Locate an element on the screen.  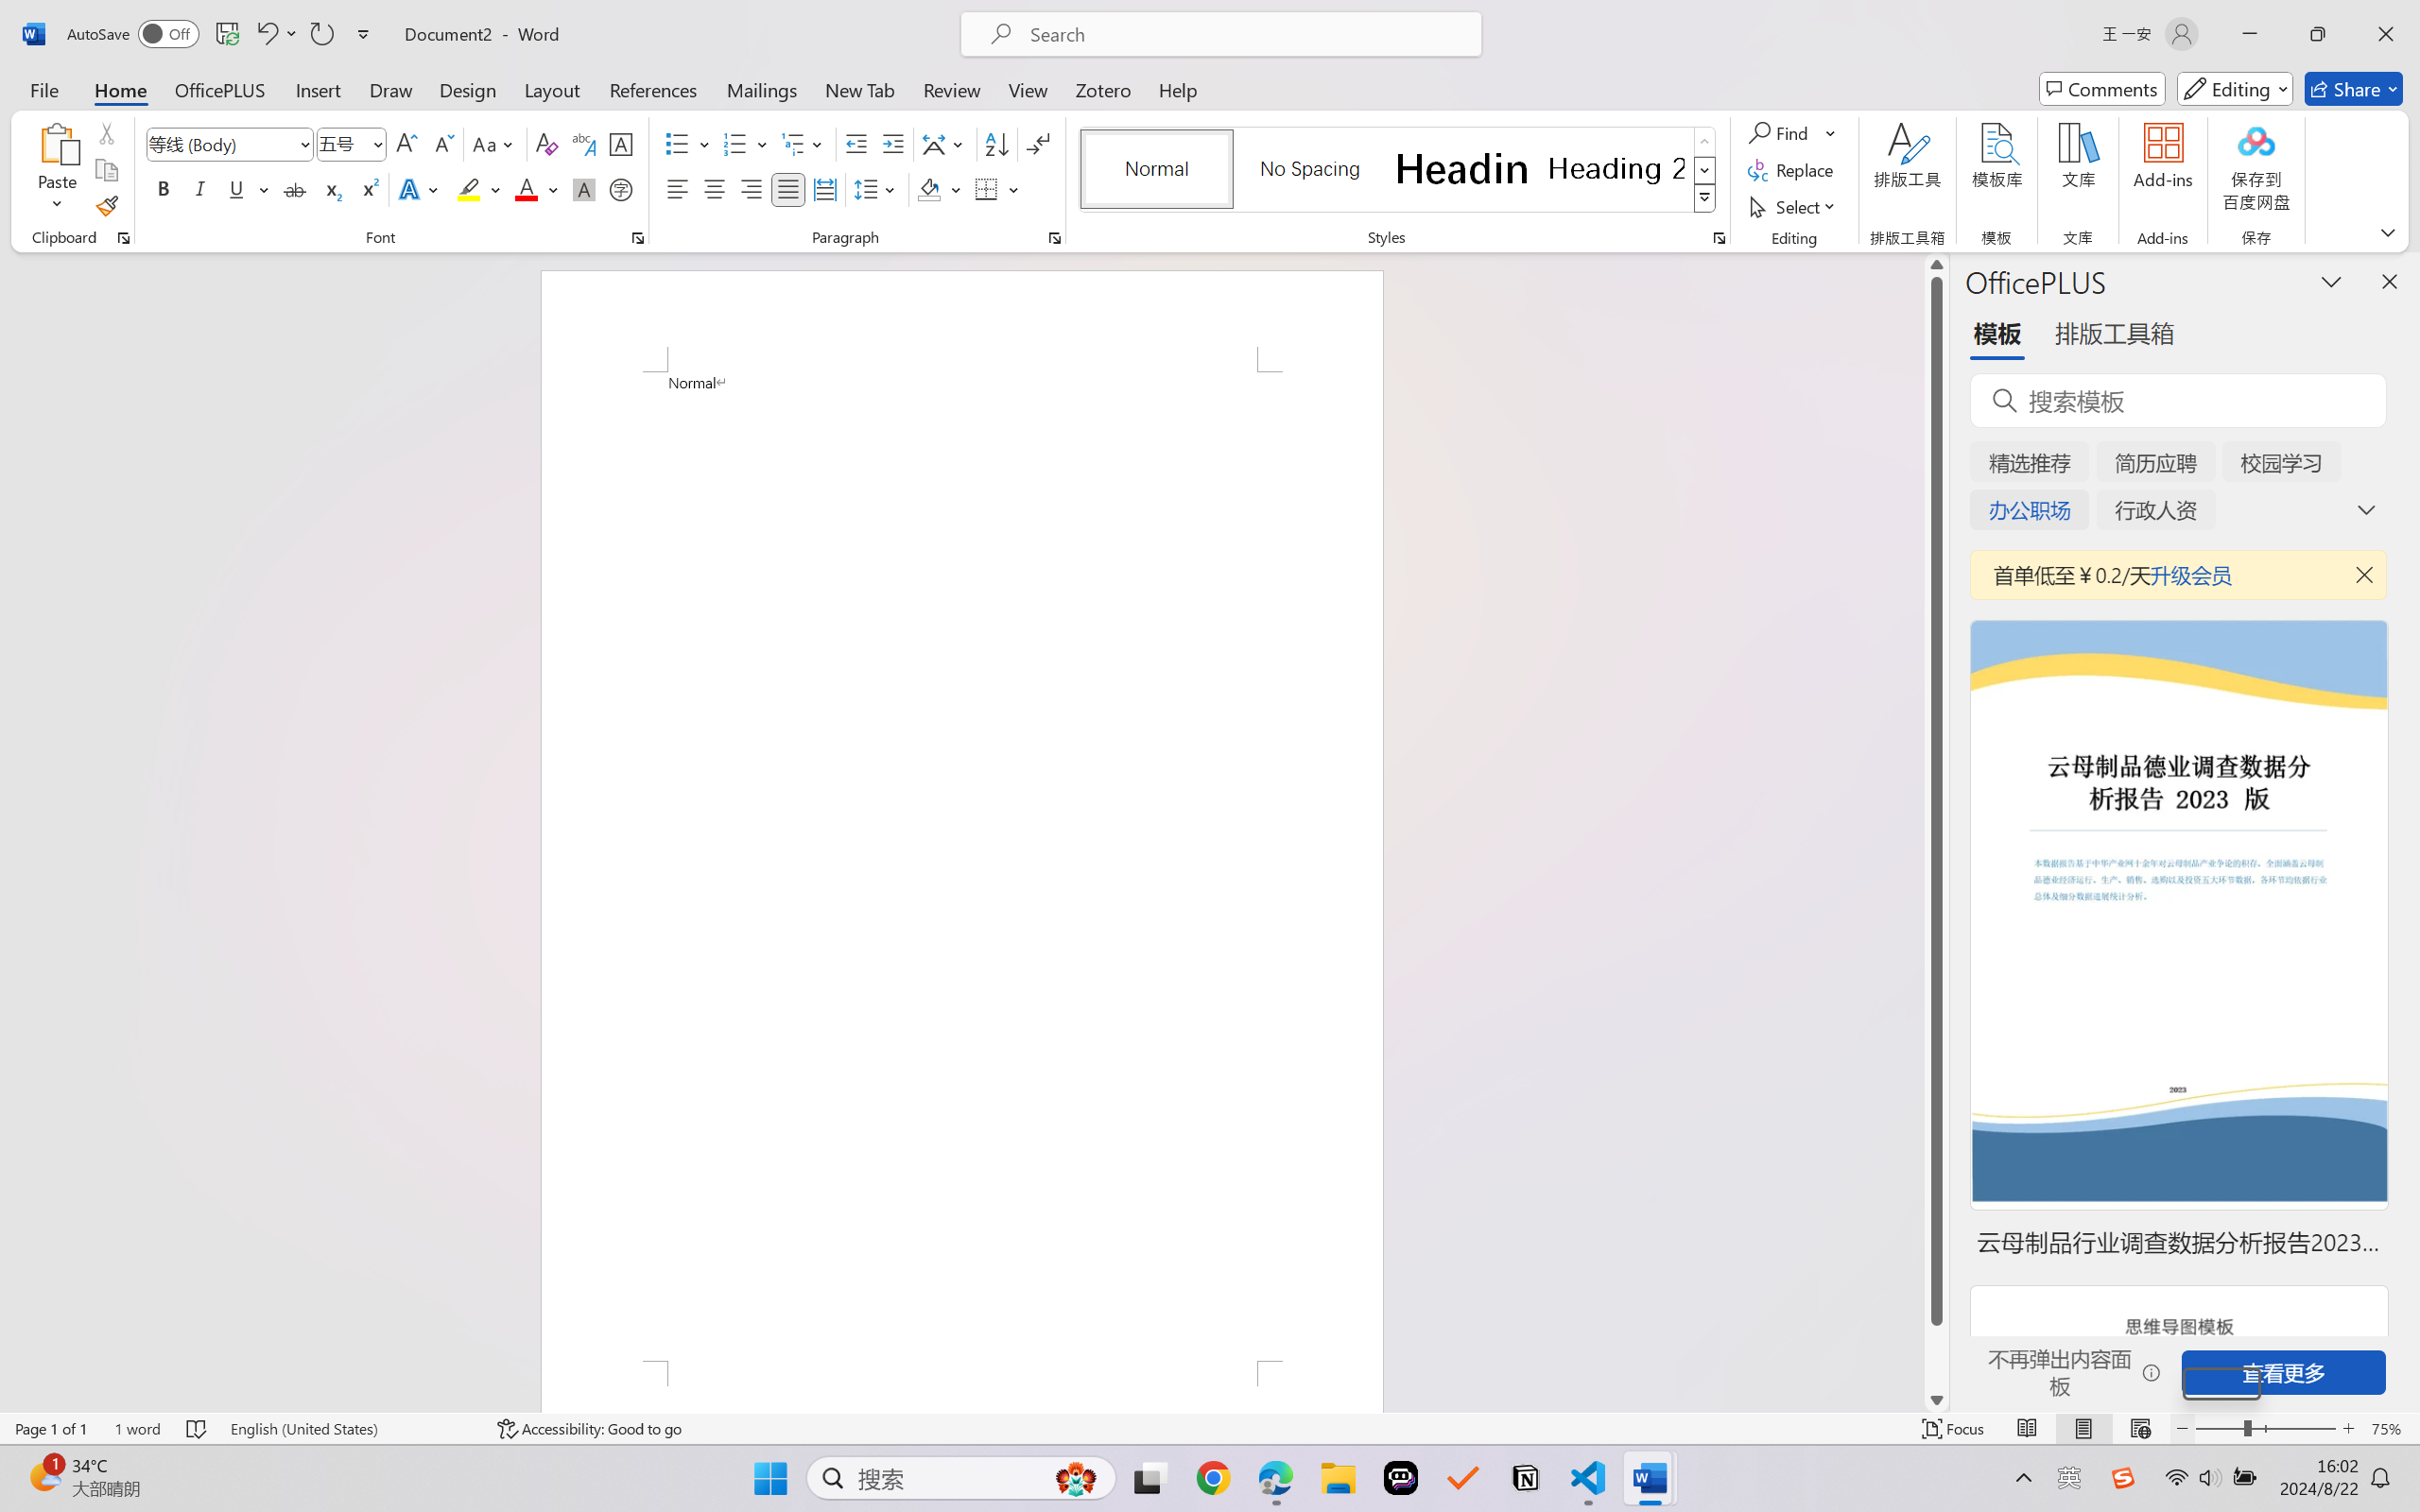
'Paragraph...' is located at coordinates (1054, 237).